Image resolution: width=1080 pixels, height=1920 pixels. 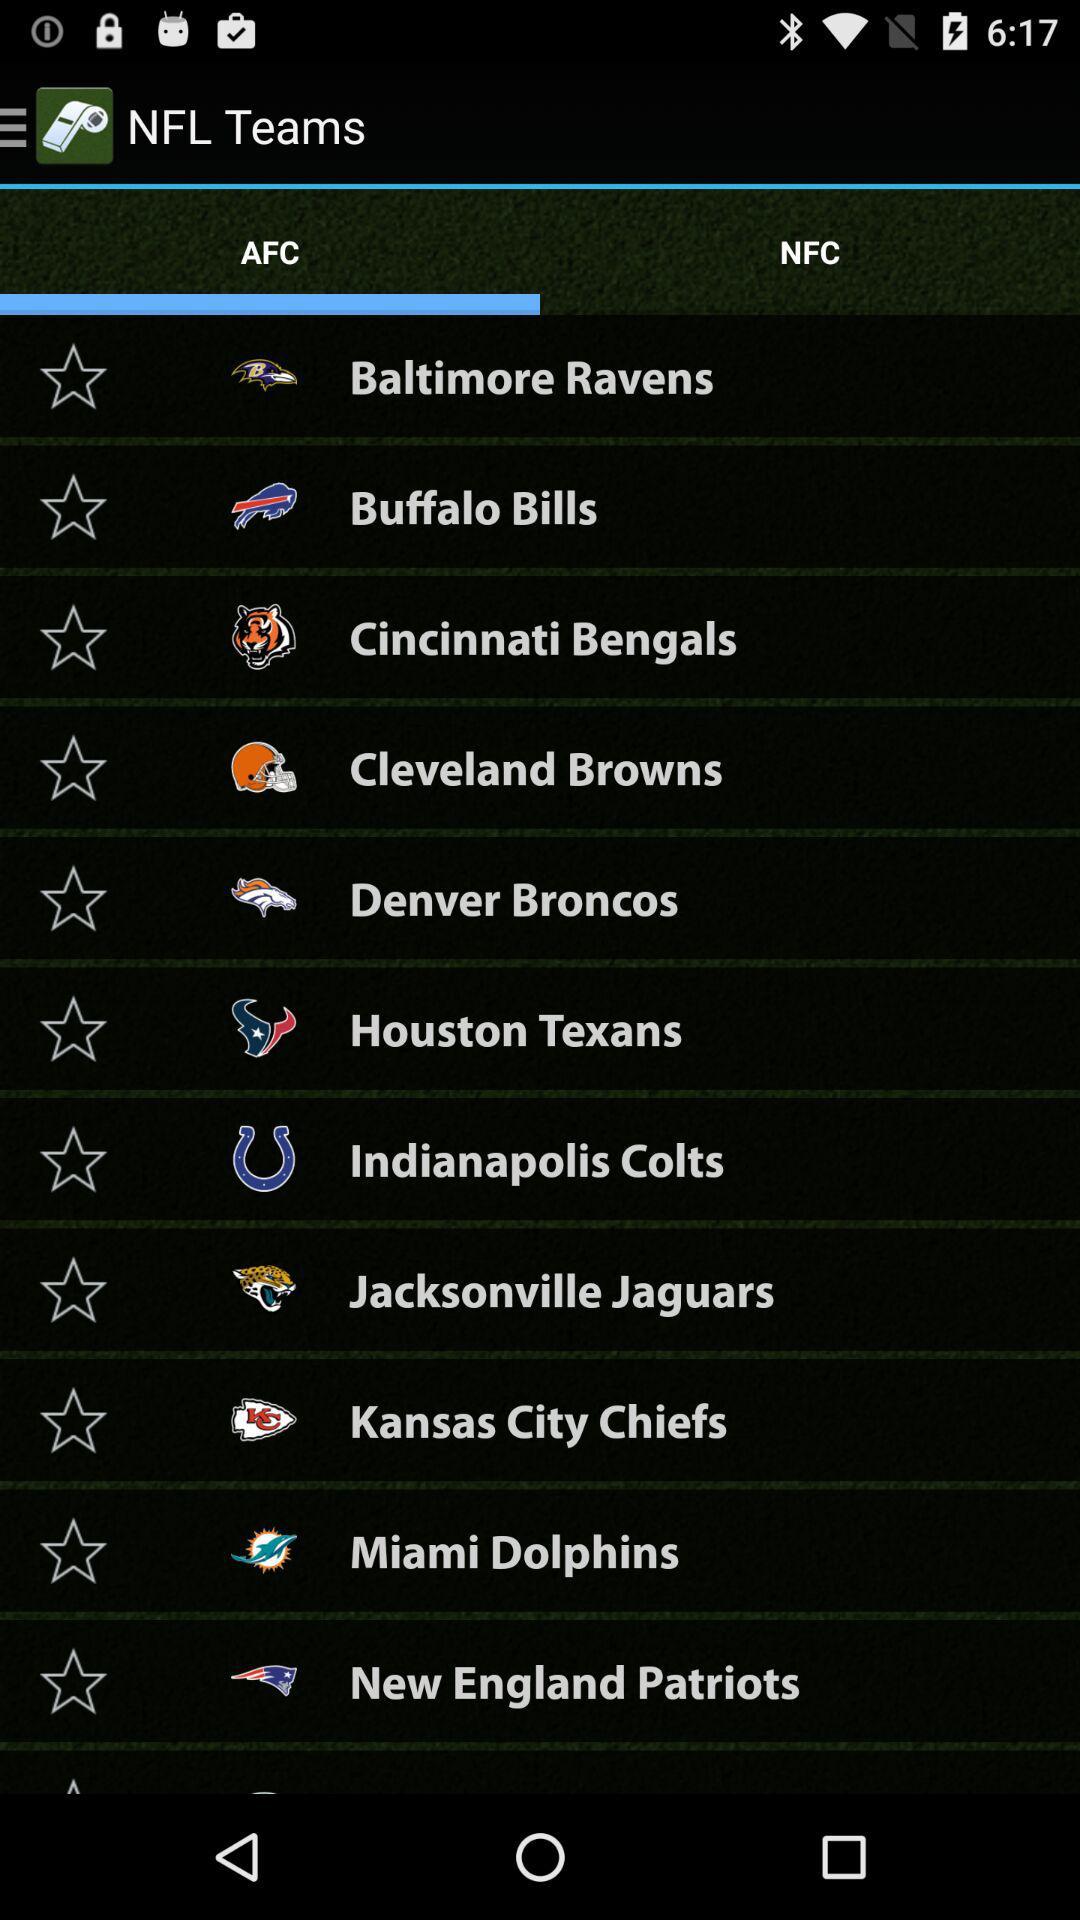 What do you see at coordinates (810, 251) in the screenshot?
I see `the item next to afc item` at bounding box center [810, 251].